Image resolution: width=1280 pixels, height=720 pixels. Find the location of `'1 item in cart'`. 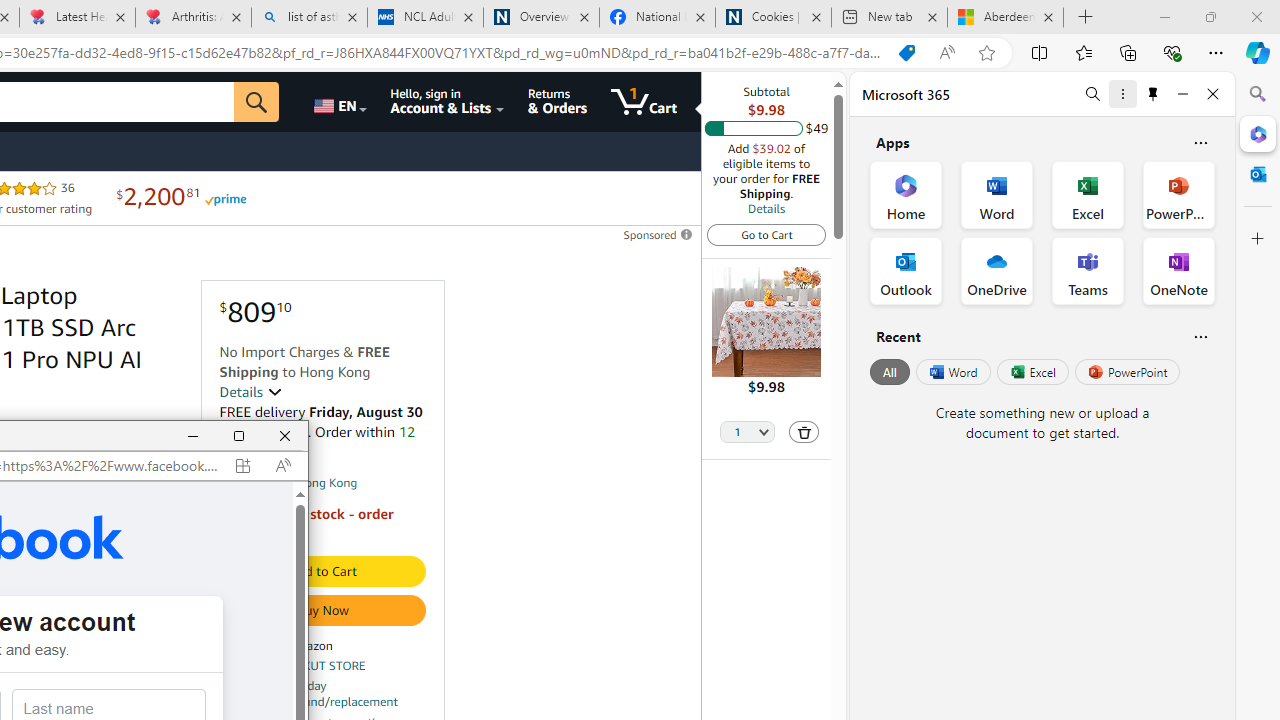

'1 item in cart' is located at coordinates (643, 101).